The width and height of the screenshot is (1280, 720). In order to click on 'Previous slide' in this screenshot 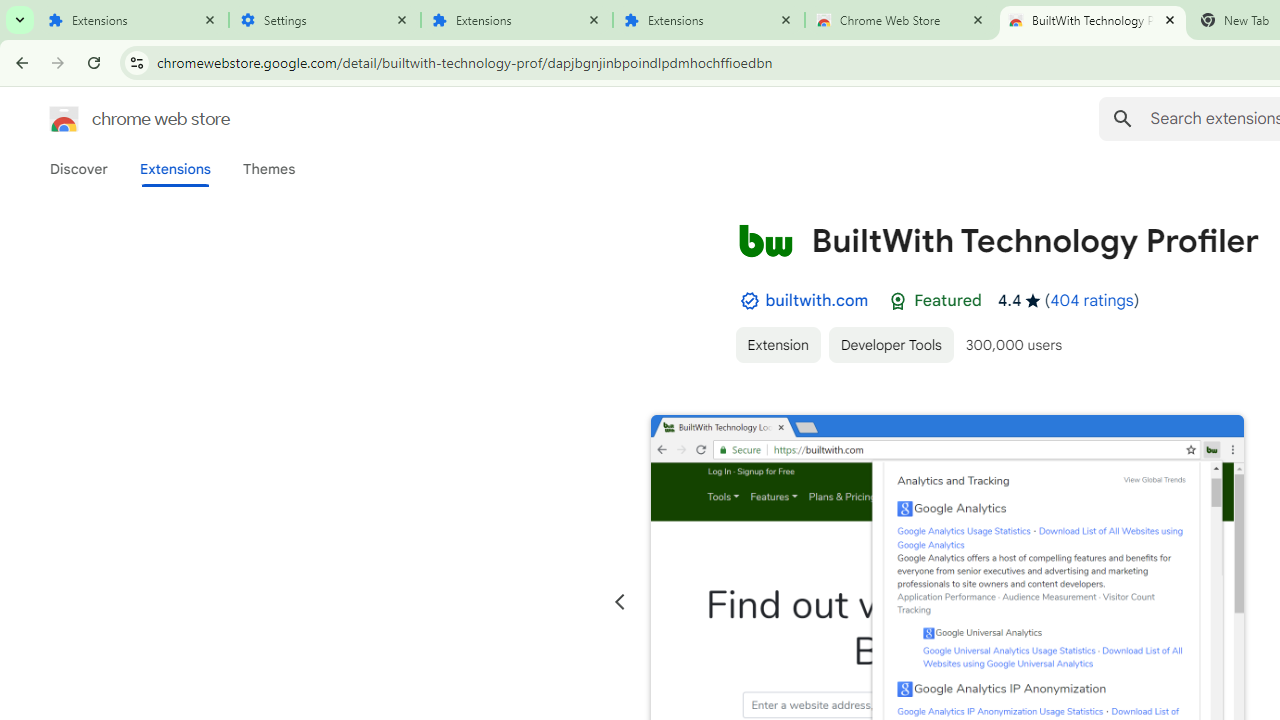, I will do `click(618, 601)`.